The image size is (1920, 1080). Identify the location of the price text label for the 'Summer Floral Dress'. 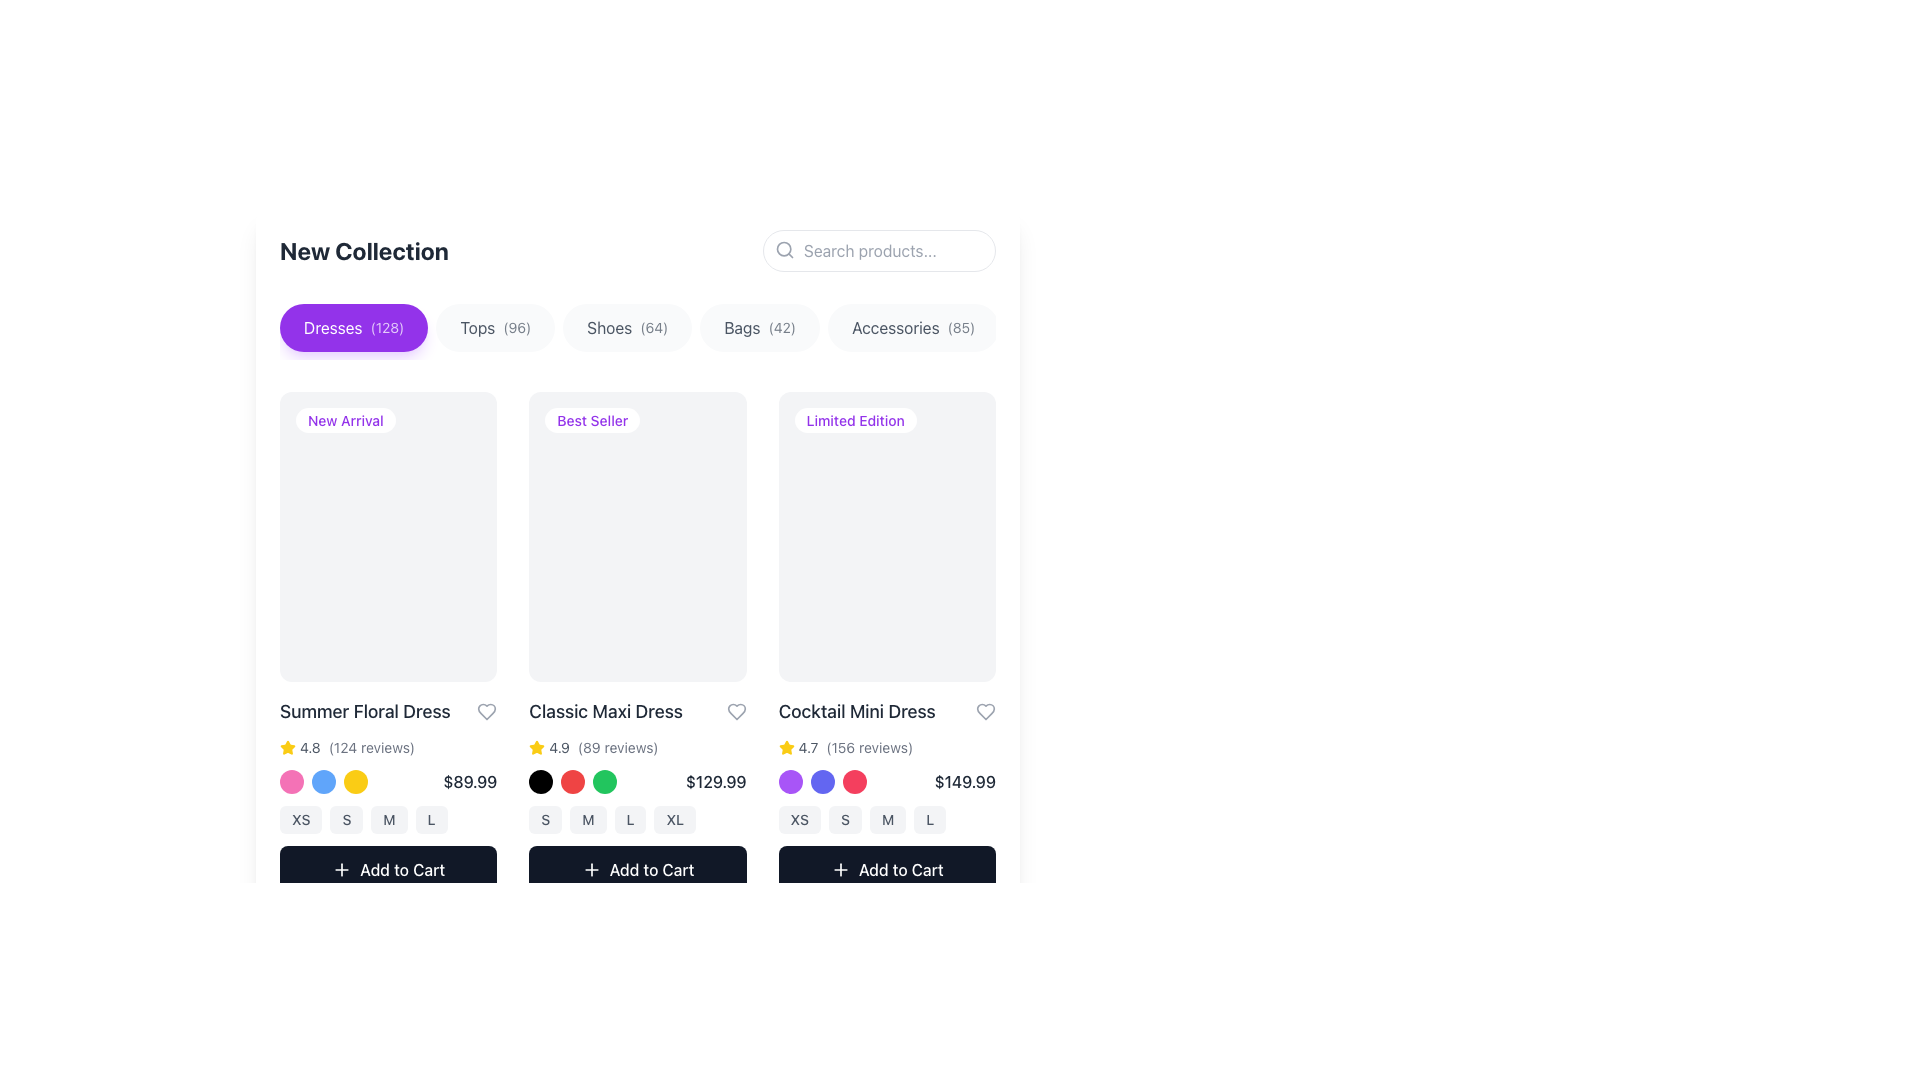
(469, 780).